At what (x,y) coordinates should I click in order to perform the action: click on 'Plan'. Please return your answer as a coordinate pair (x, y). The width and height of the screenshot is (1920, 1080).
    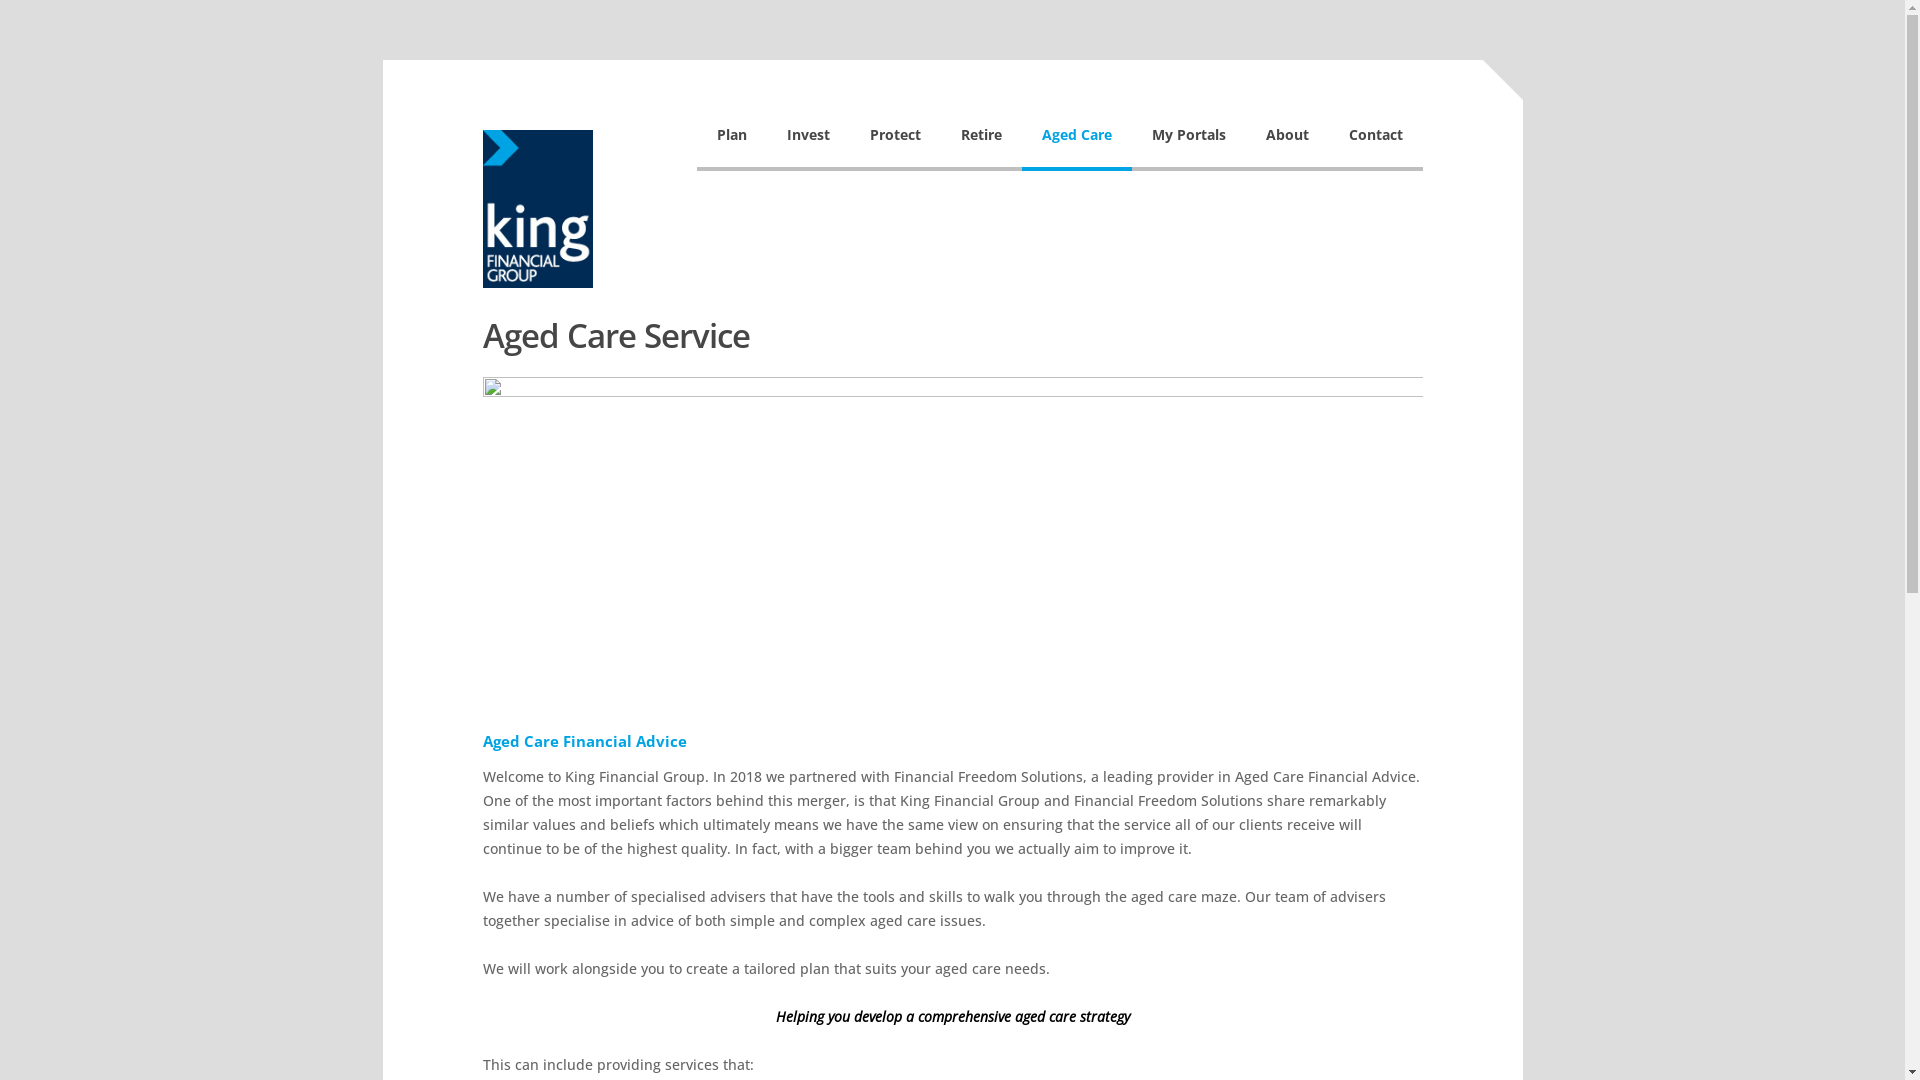
    Looking at the image, I should click on (696, 144).